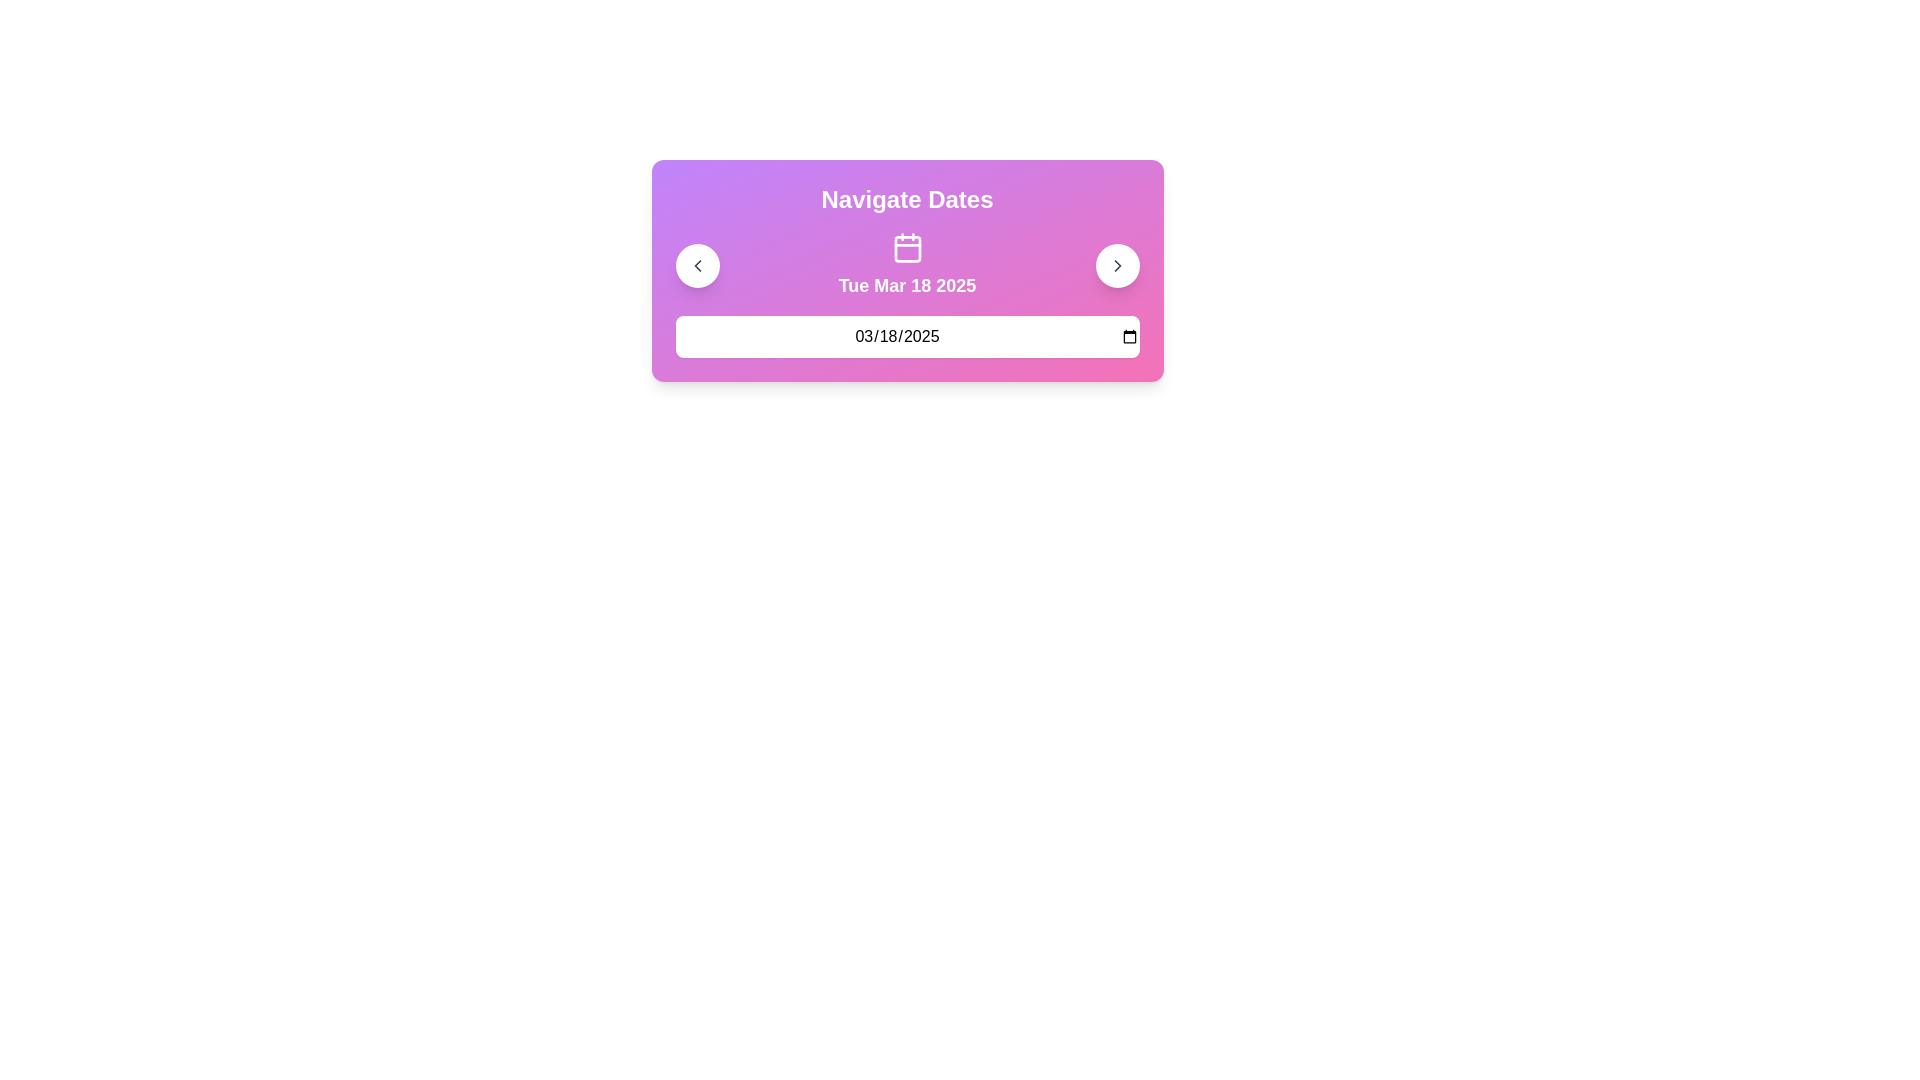 The image size is (1920, 1080). What do you see at coordinates (697, 265) in the screenshot?
I see `the backward navigation arrow icon located within the circular button on the far-left side of the 'Navigate Dates' user interface` at bounding box center [697, 265].